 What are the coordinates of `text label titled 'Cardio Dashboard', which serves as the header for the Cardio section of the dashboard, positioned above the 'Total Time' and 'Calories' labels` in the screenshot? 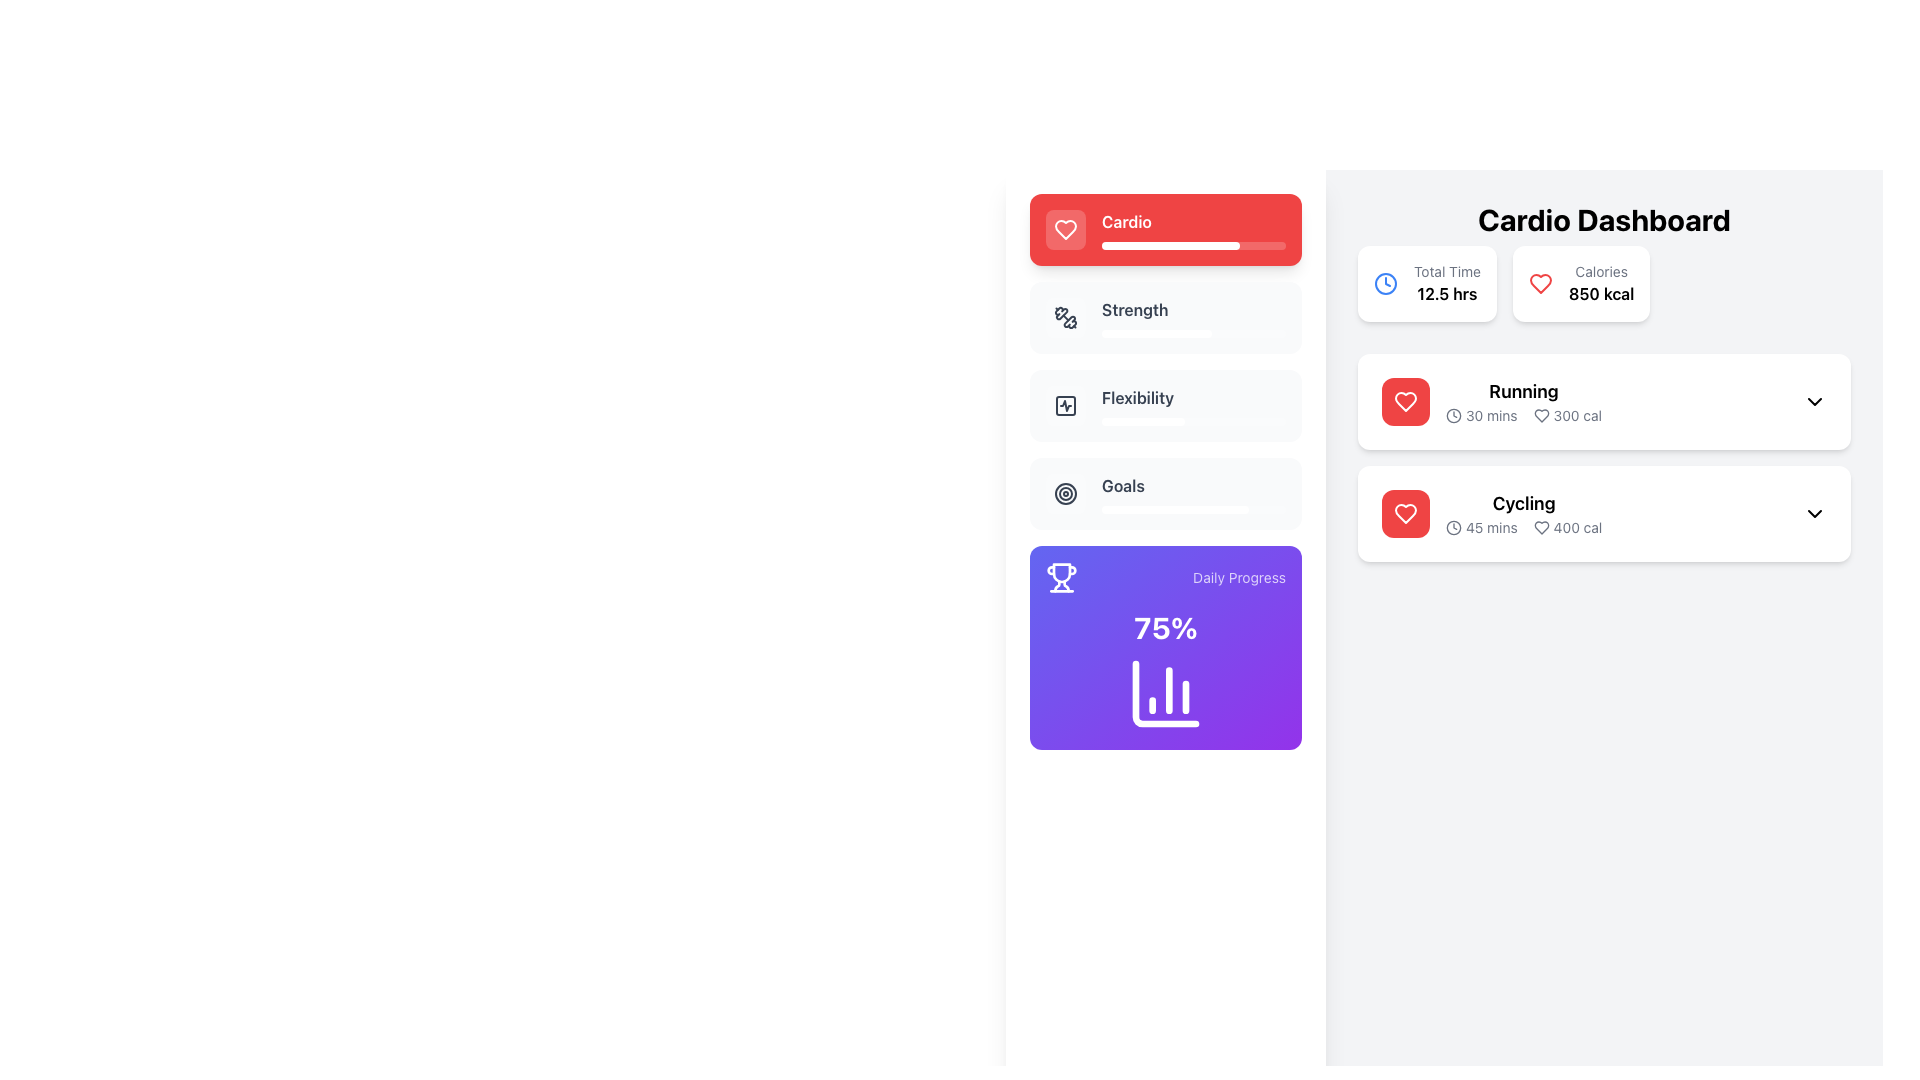 It's located at (1604, 219).